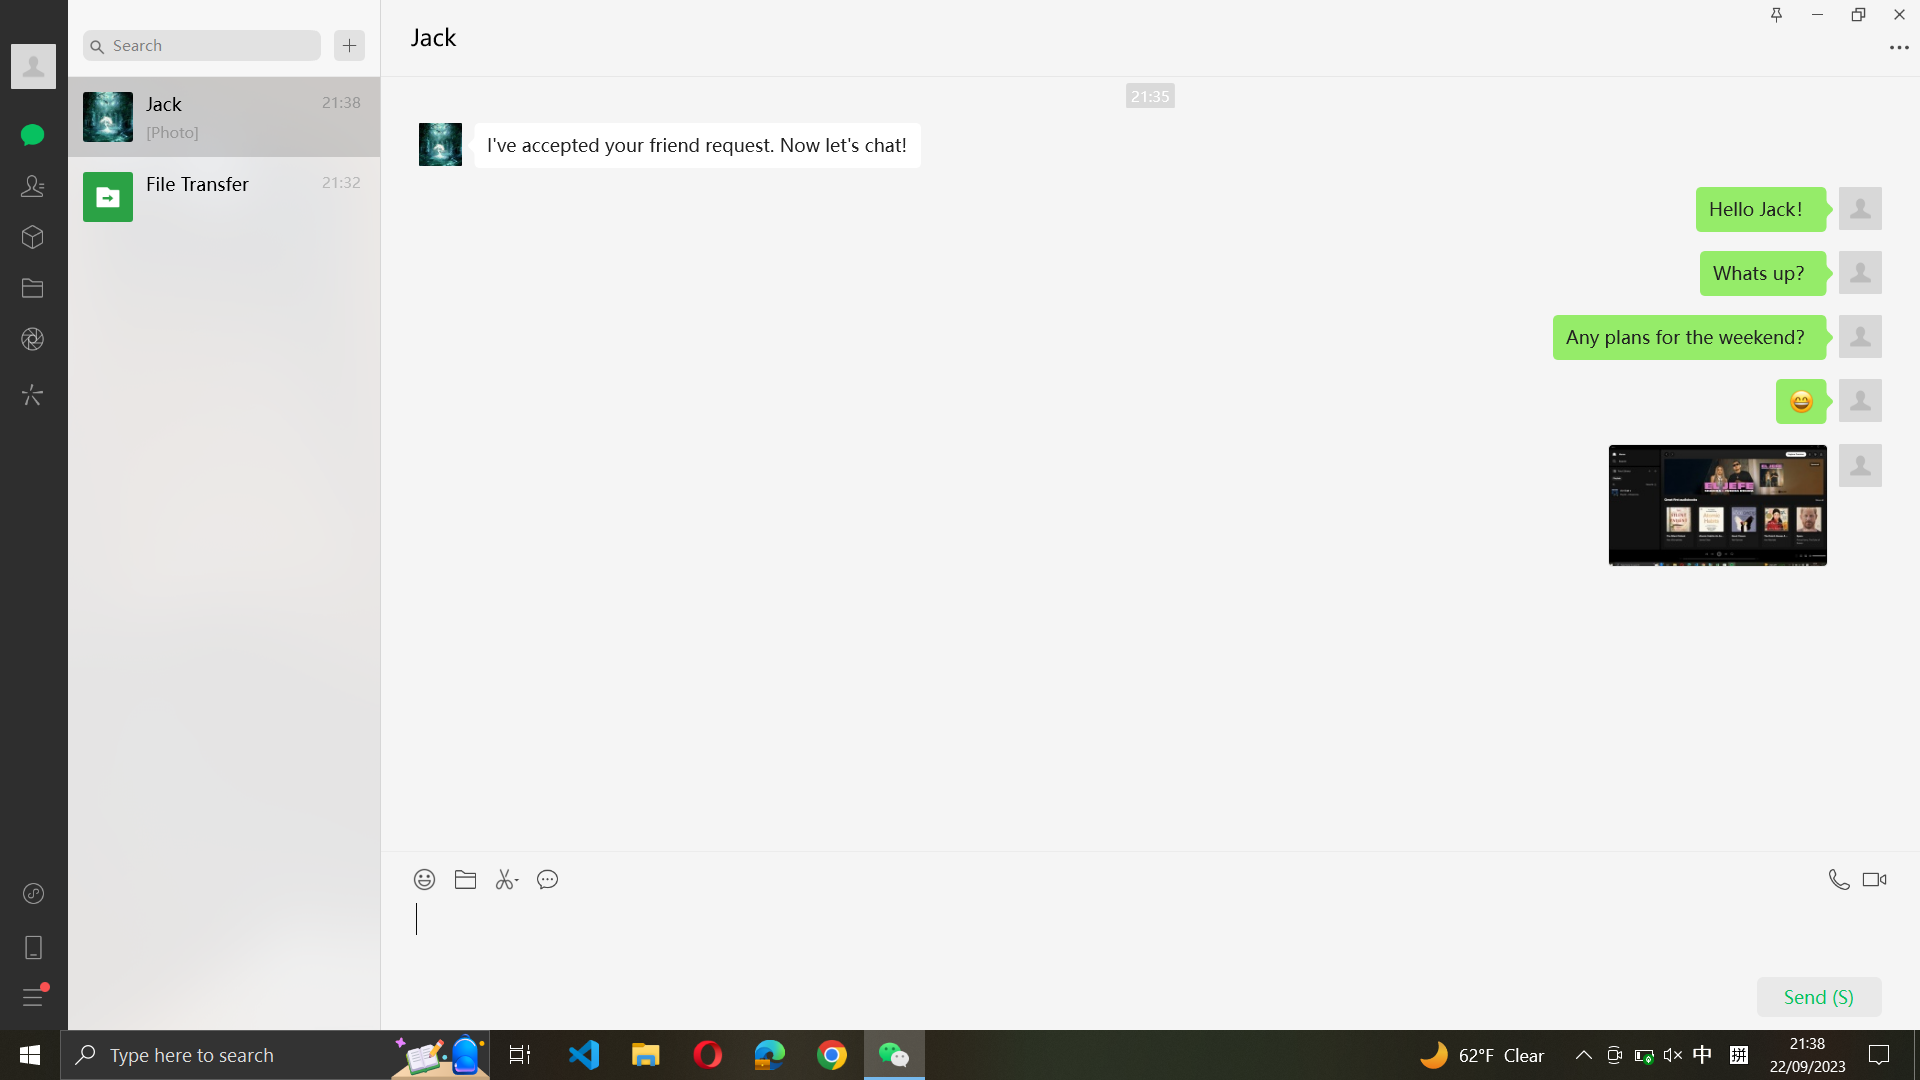  I want to click on option to send a file to Jack, so click(466, 874).